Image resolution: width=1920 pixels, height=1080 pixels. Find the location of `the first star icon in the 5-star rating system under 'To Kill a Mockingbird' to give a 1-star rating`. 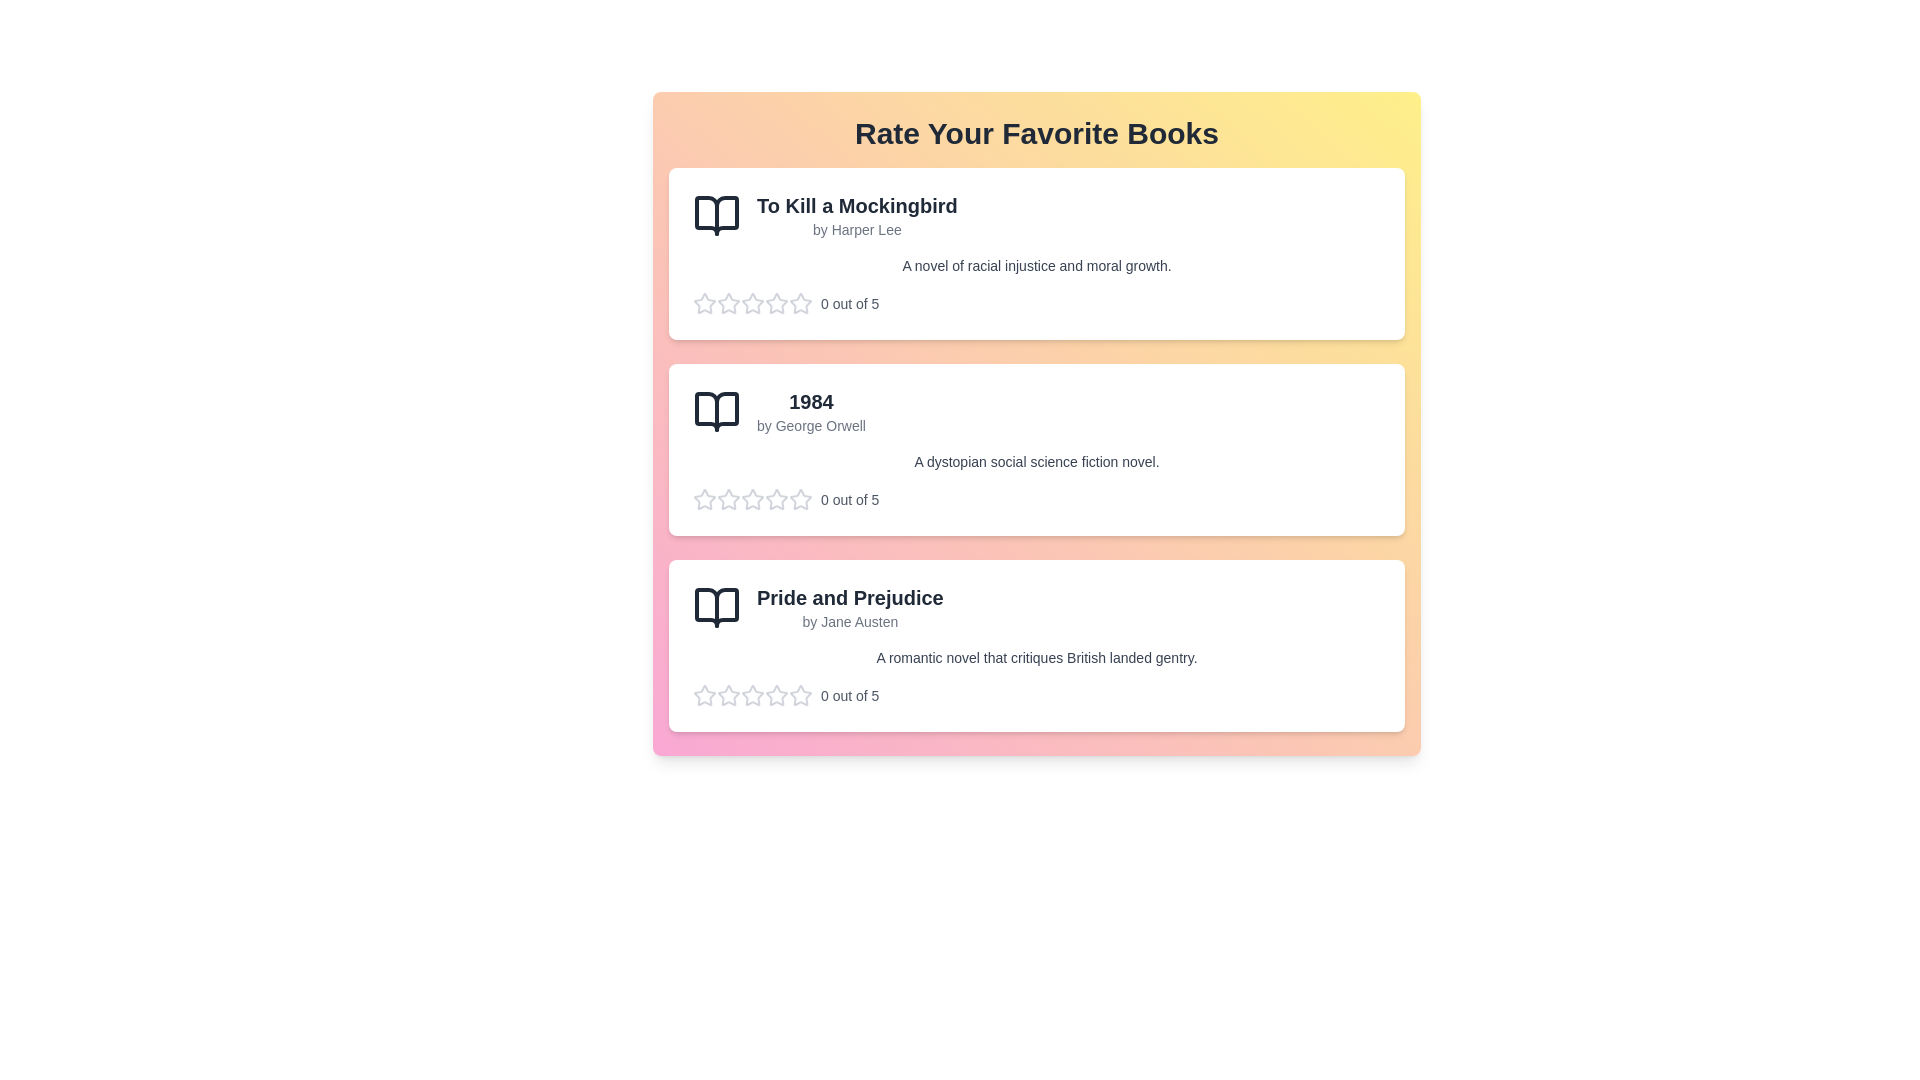

the first star icon in the 5-star rating system under 'To Kill a Mockingbird' to give a 1-star rating is located at coordinates (776, 303).